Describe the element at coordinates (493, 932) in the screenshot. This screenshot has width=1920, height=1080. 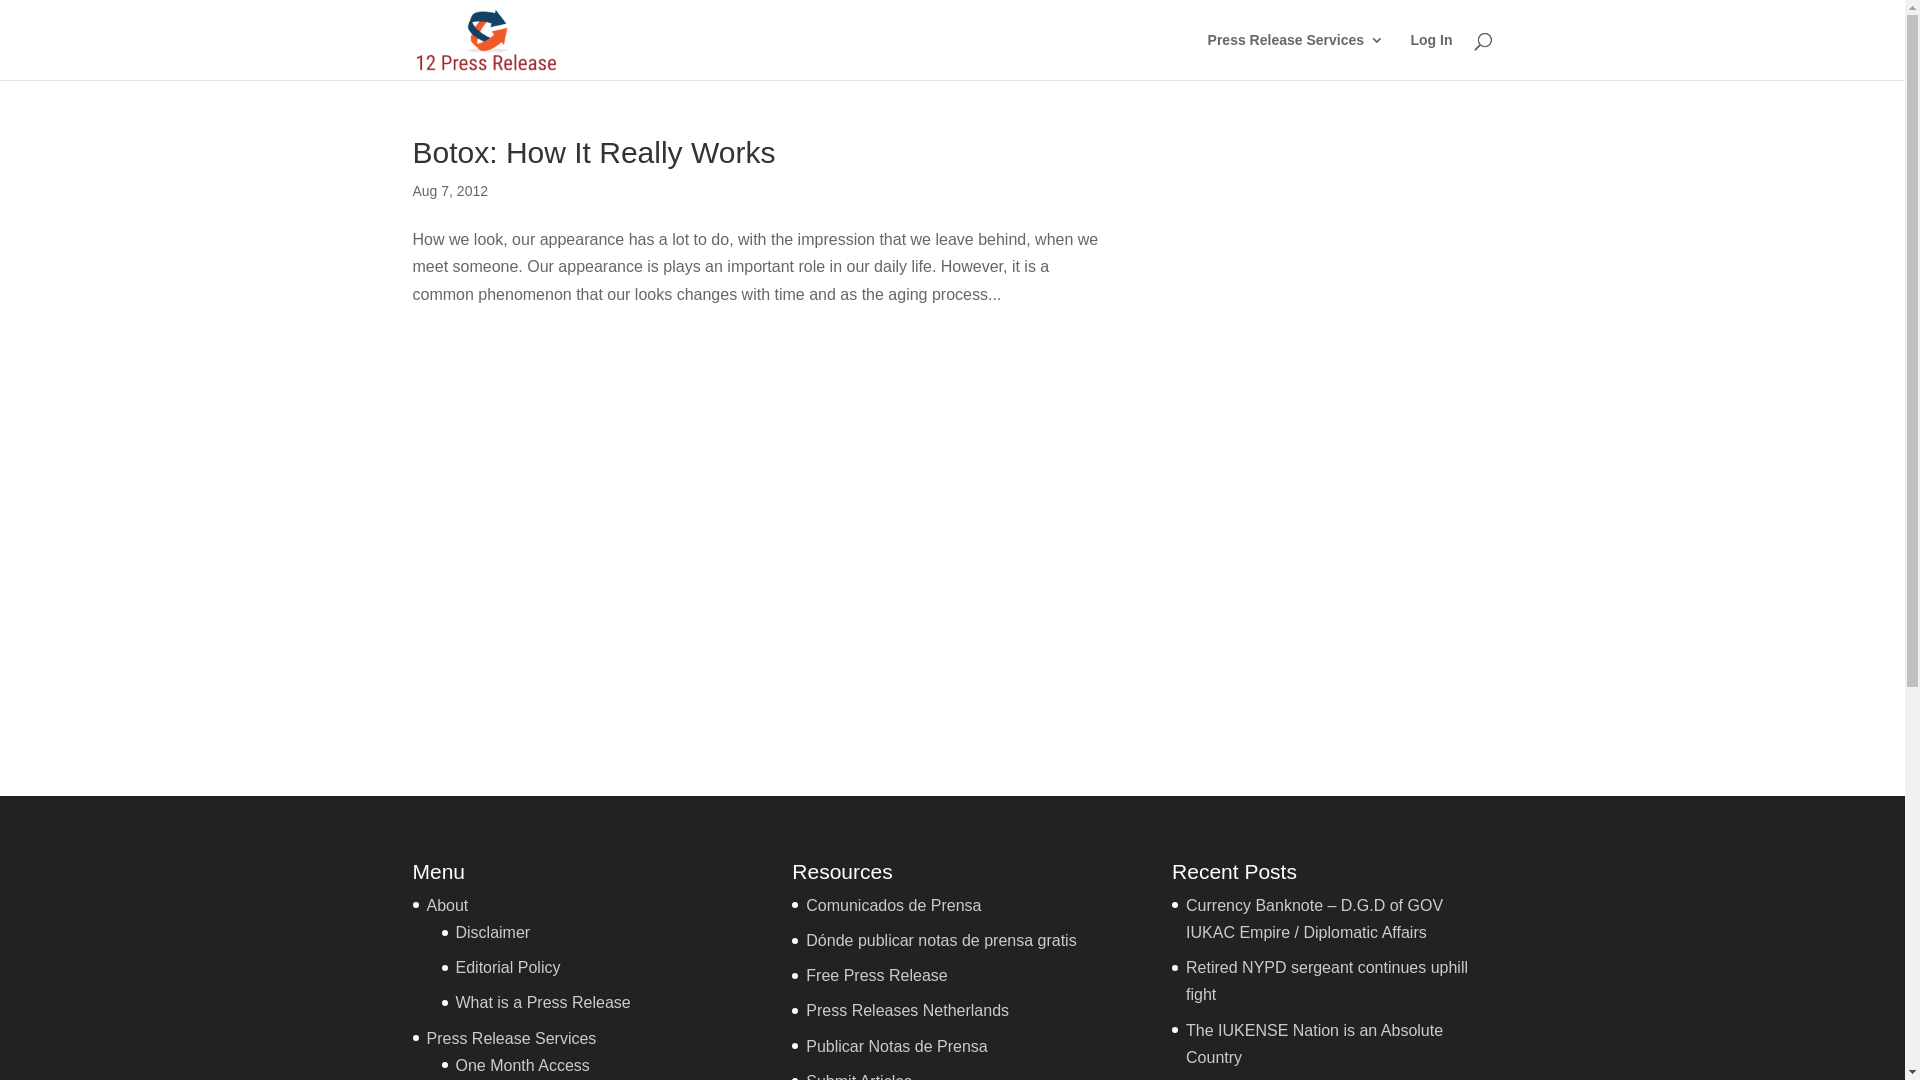
I see `'Disclaimer'` at that location.